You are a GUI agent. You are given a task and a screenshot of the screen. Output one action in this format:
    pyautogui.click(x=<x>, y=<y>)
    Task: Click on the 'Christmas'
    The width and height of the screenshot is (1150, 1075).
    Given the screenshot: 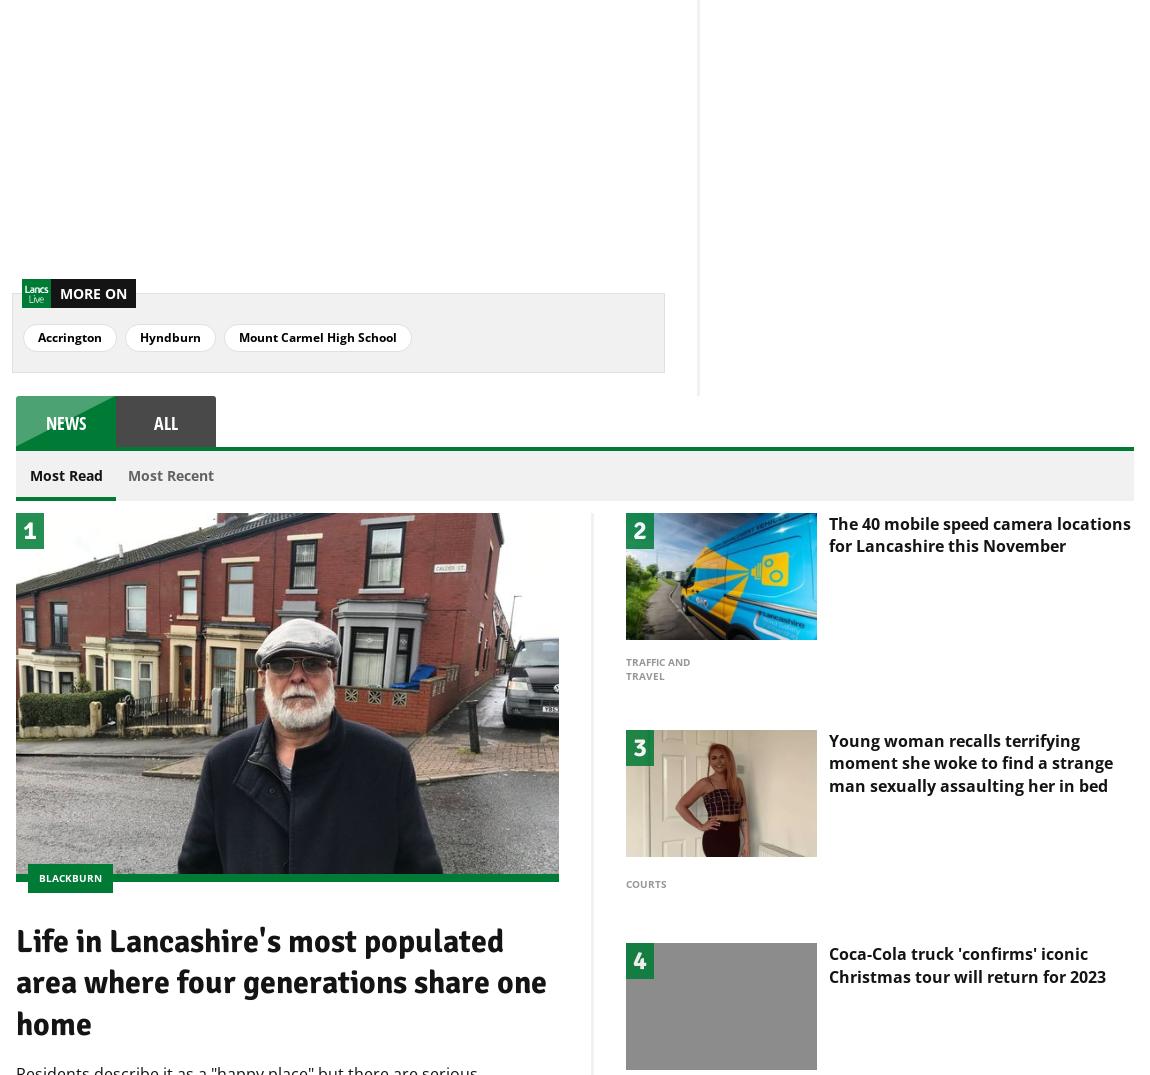 What is the action you would take?
    pyautogui.click(x=654, y=1064)
    